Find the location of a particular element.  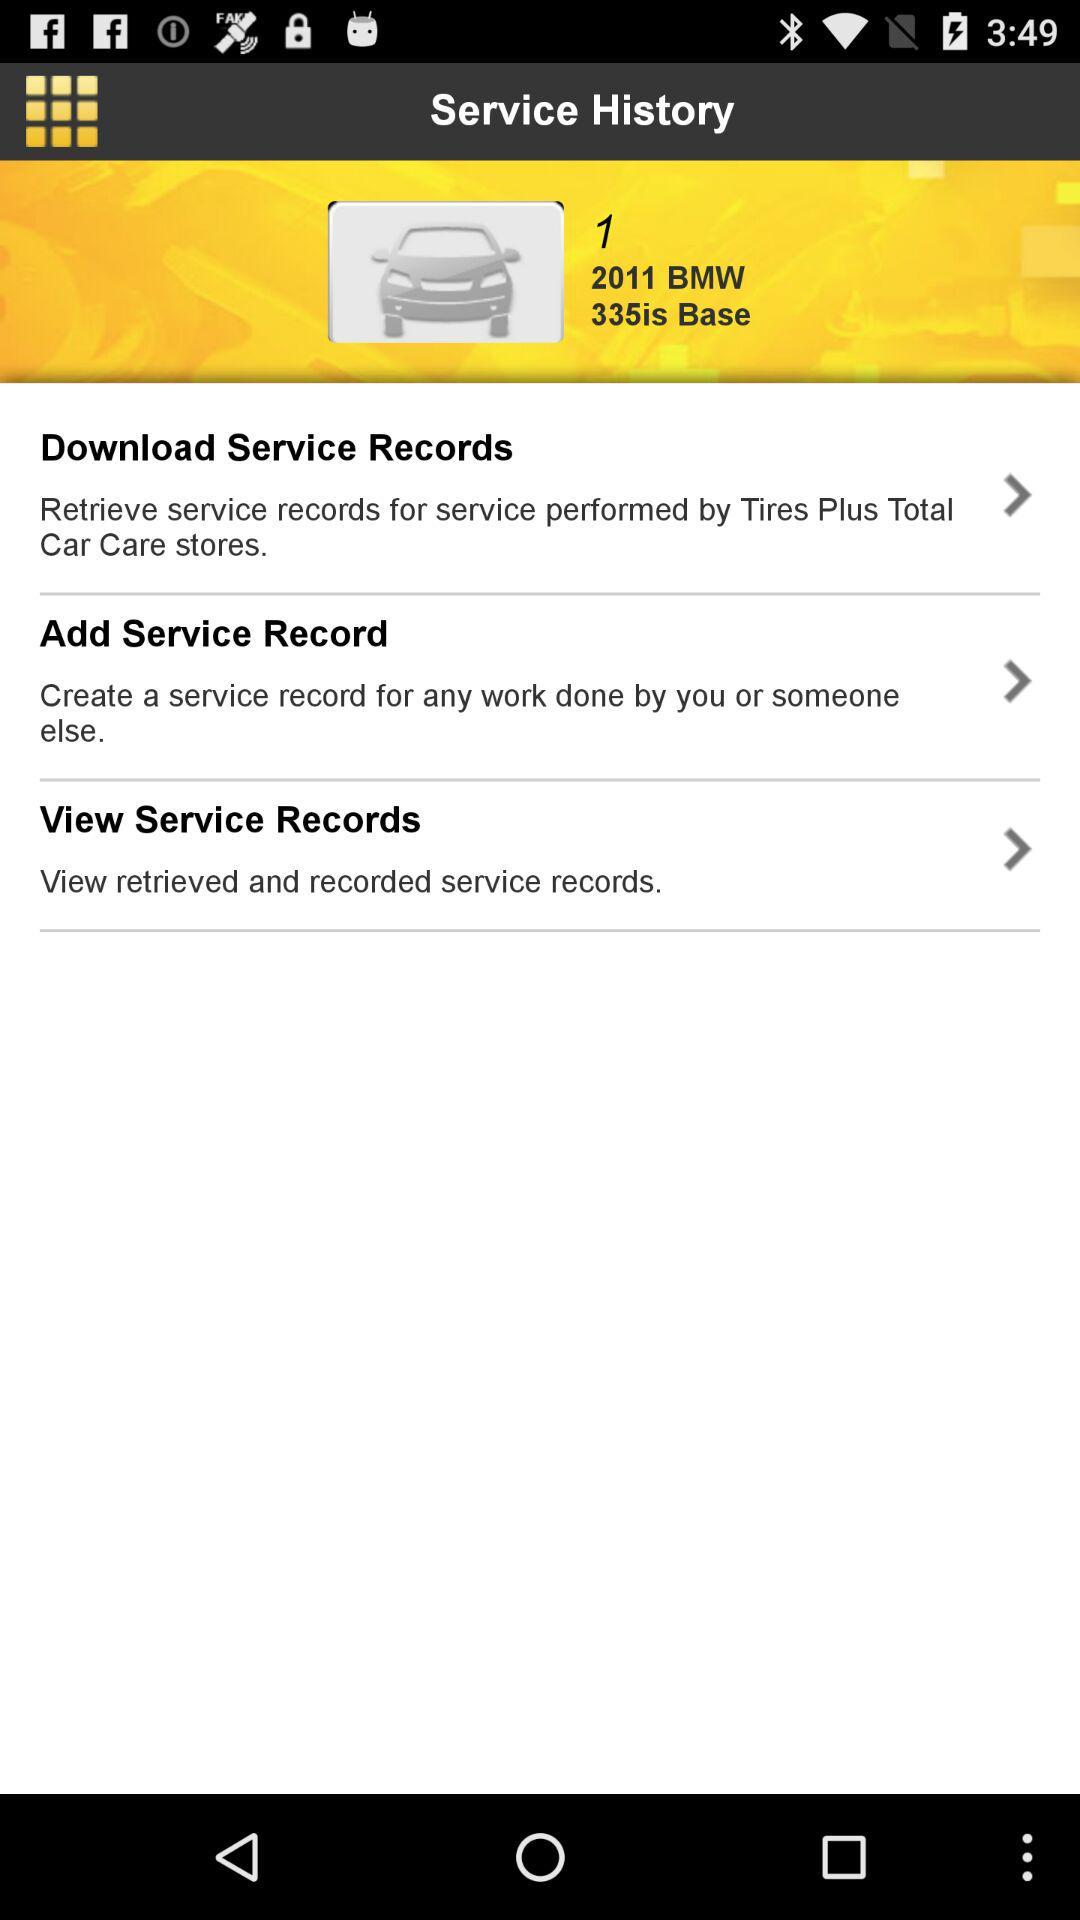

the dashboard icon is located at coordinates (60, 118).